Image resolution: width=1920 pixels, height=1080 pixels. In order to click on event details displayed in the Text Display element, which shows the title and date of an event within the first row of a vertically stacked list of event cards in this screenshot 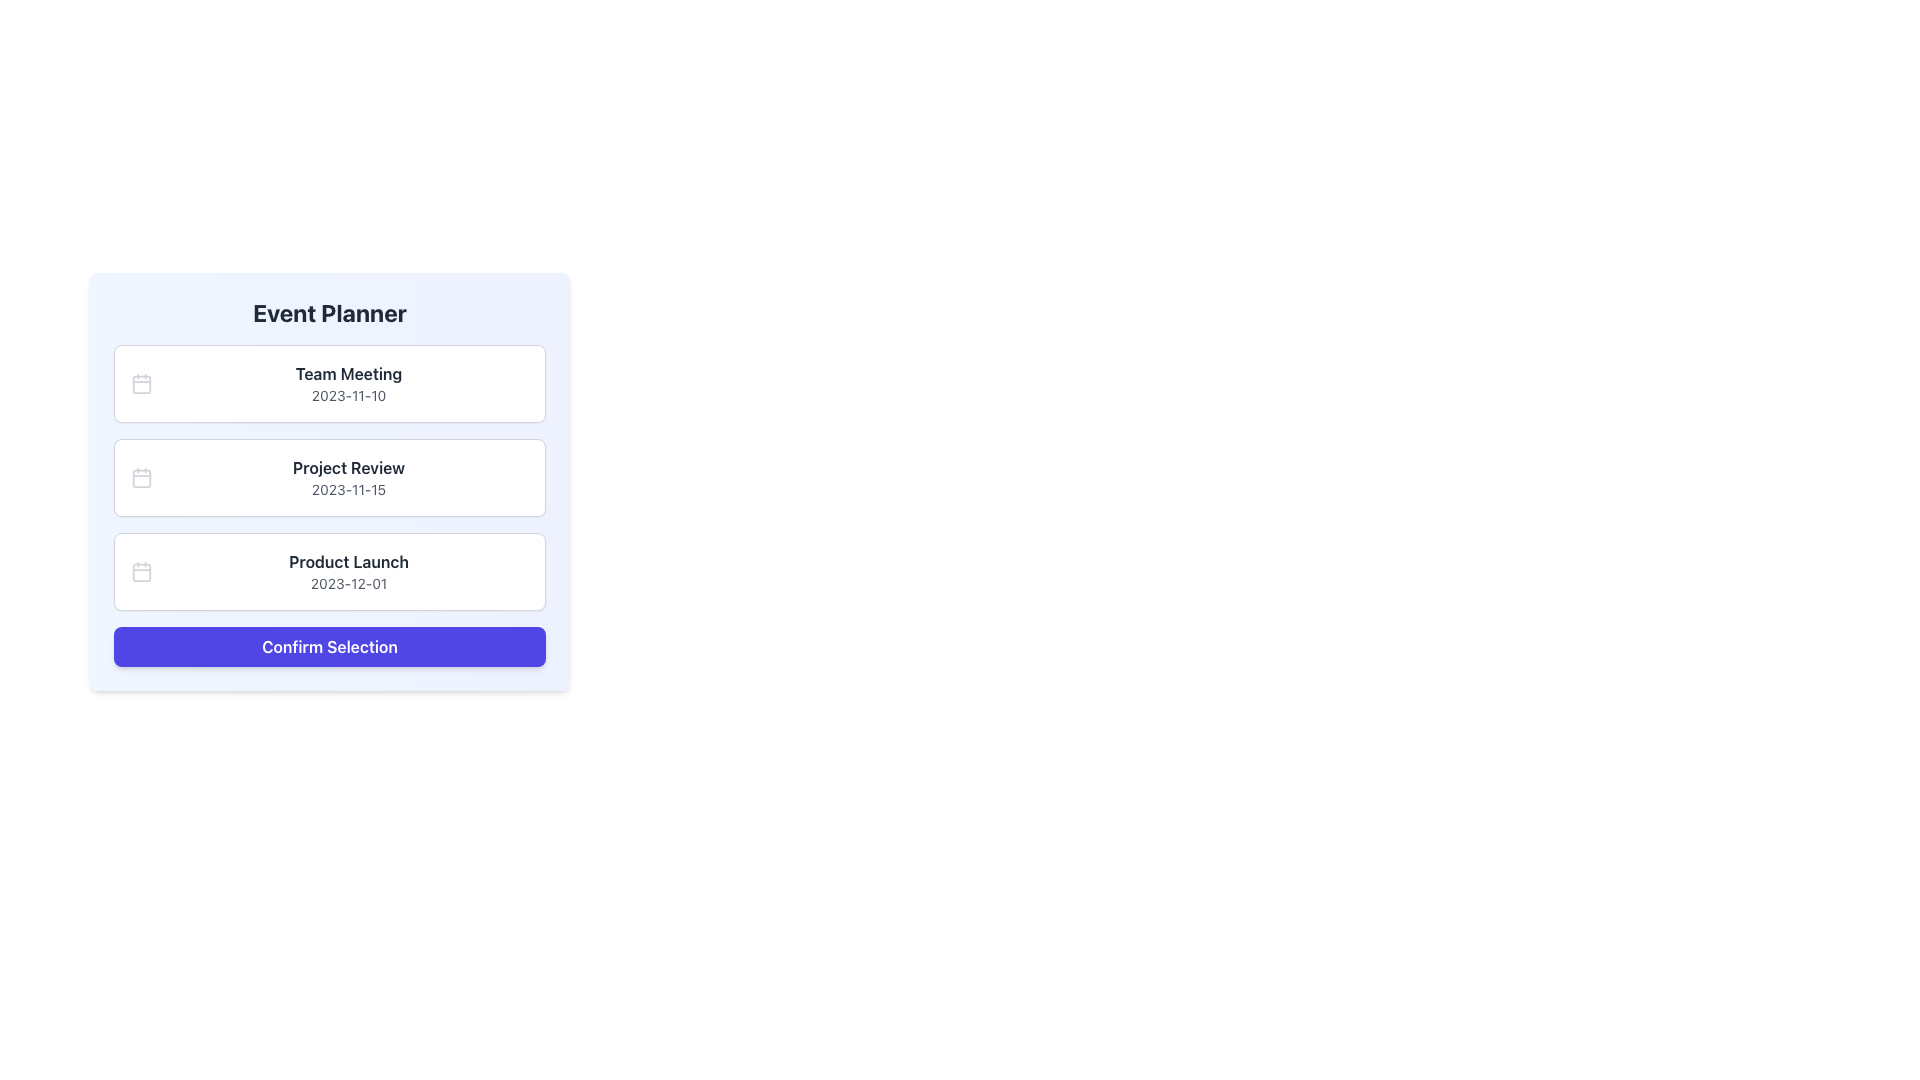, I will do `click(349, 384)`.